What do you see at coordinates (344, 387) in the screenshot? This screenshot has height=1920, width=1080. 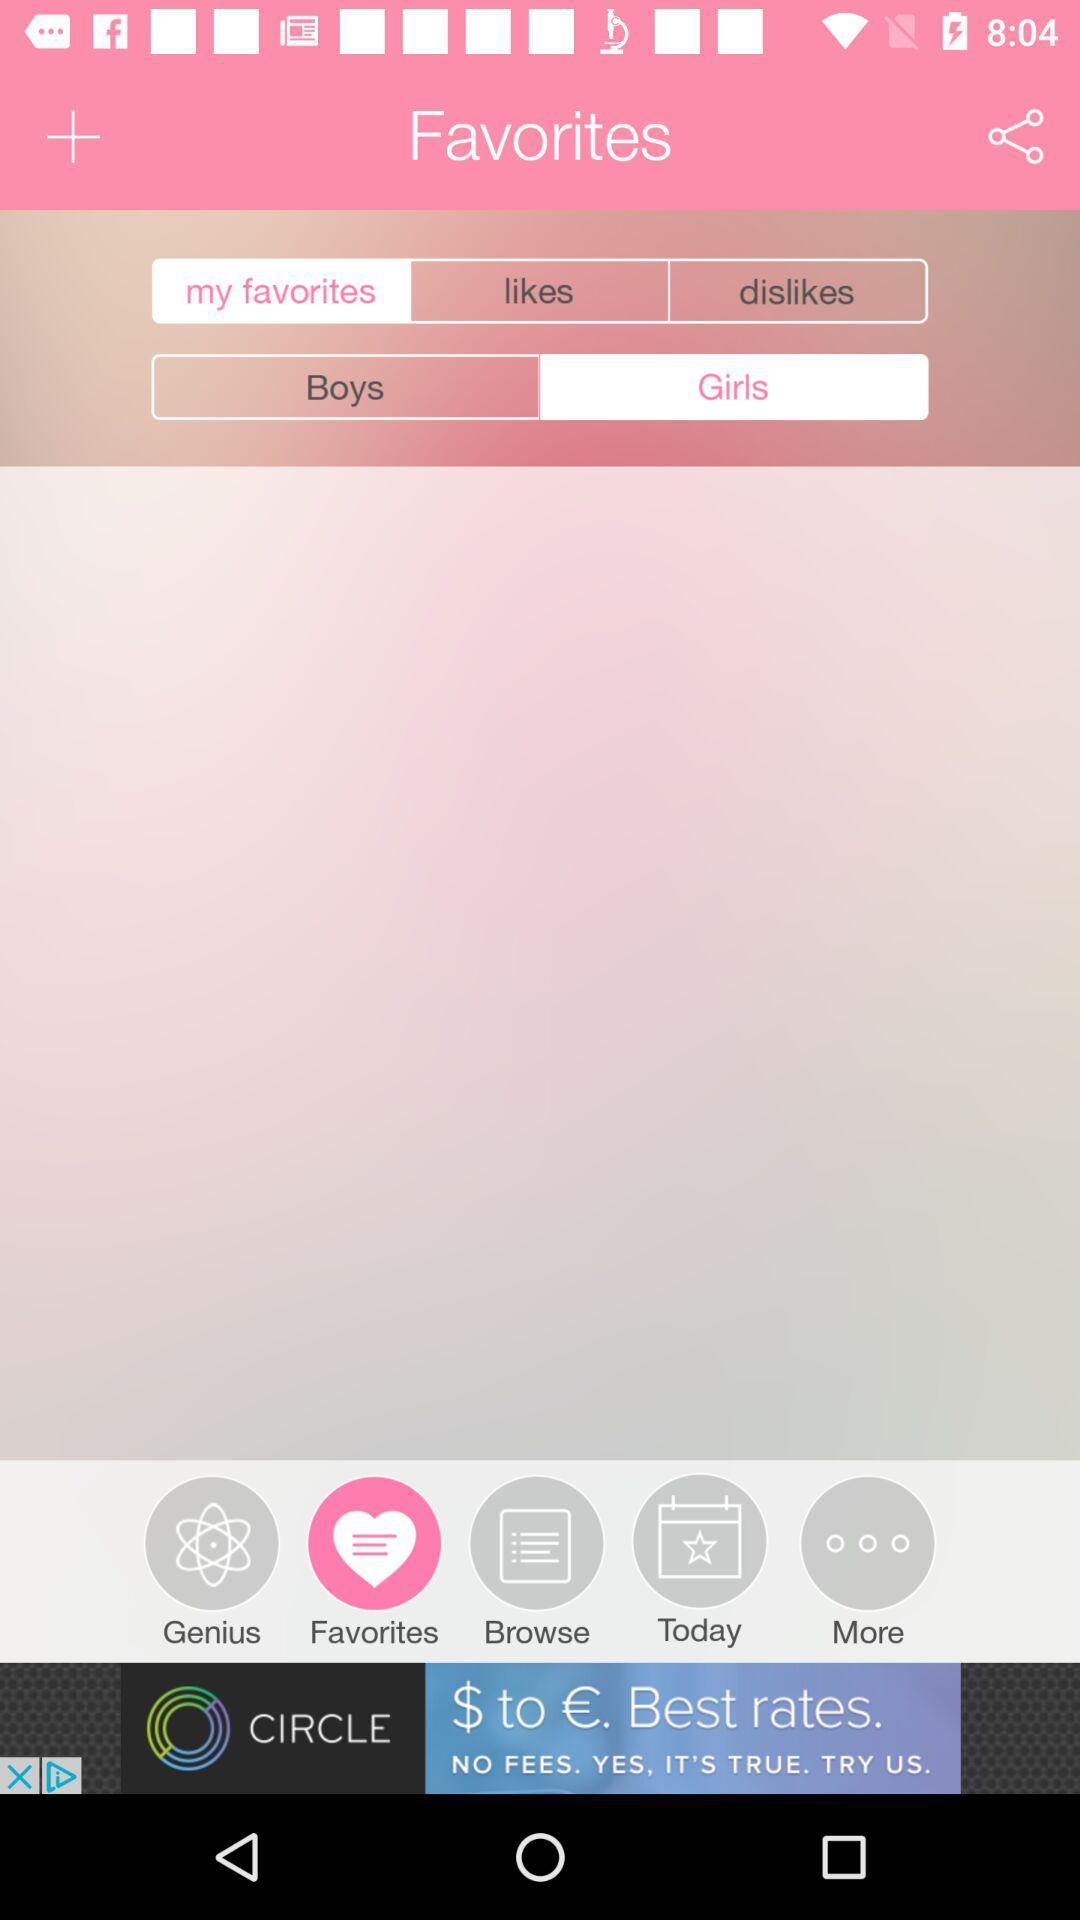 I see `boys button` at bounding box center [344, 387].